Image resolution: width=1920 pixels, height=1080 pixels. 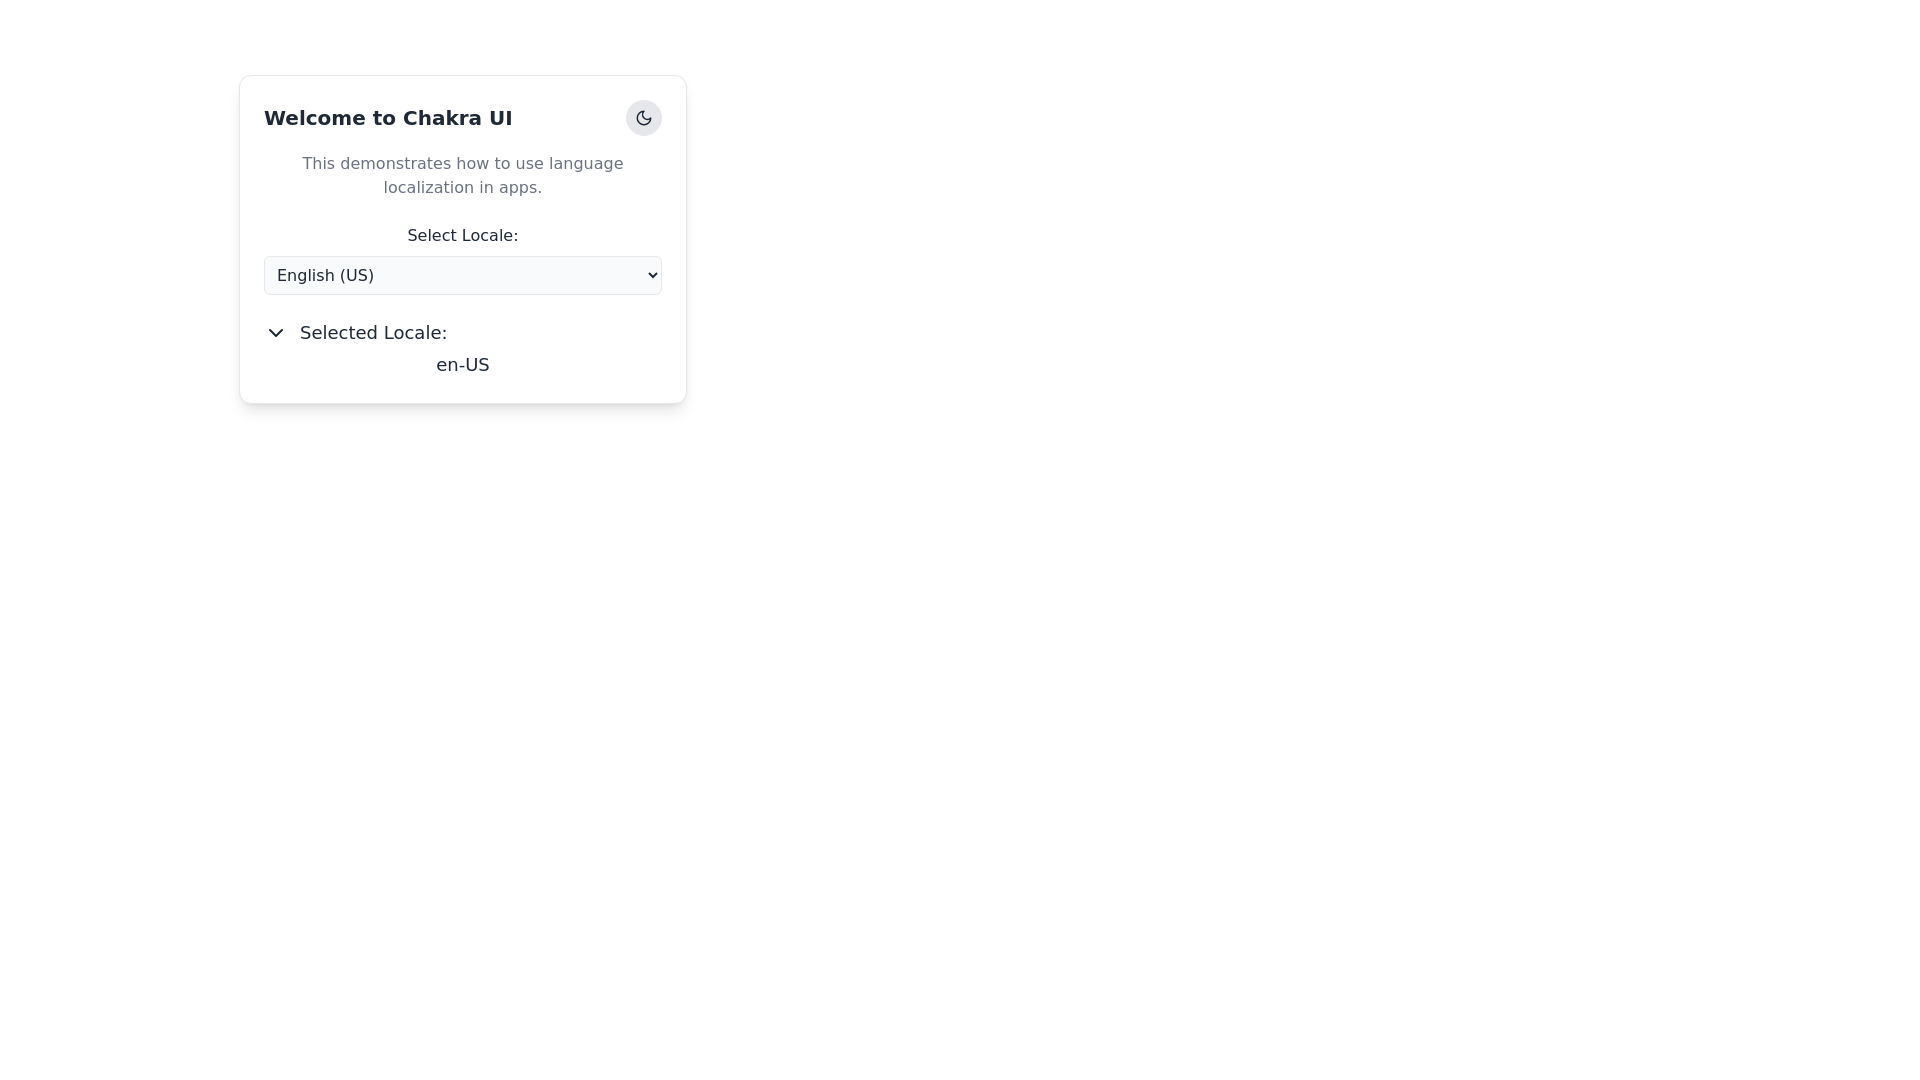 What do you see at coordinates (461, 347) in the screenshot?
I see `the Text Display element that shows the currently selected locale ('Selected Locale: en-US') located below the 'Select Locale' dropdown menu` at bounding box center [461, 347].